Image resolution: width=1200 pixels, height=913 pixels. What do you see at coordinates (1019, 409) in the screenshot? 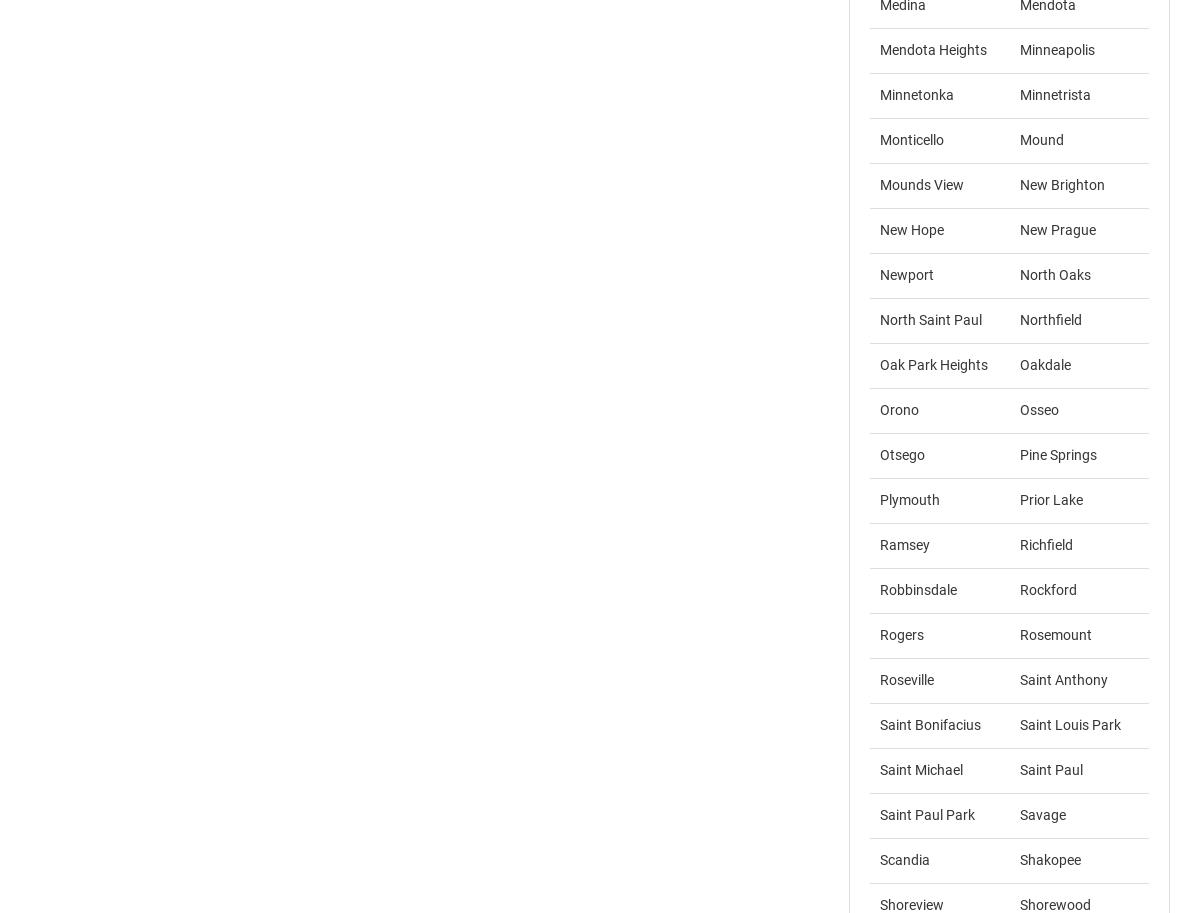
I see `'Osseo'` at bounding box center [1019, 409].